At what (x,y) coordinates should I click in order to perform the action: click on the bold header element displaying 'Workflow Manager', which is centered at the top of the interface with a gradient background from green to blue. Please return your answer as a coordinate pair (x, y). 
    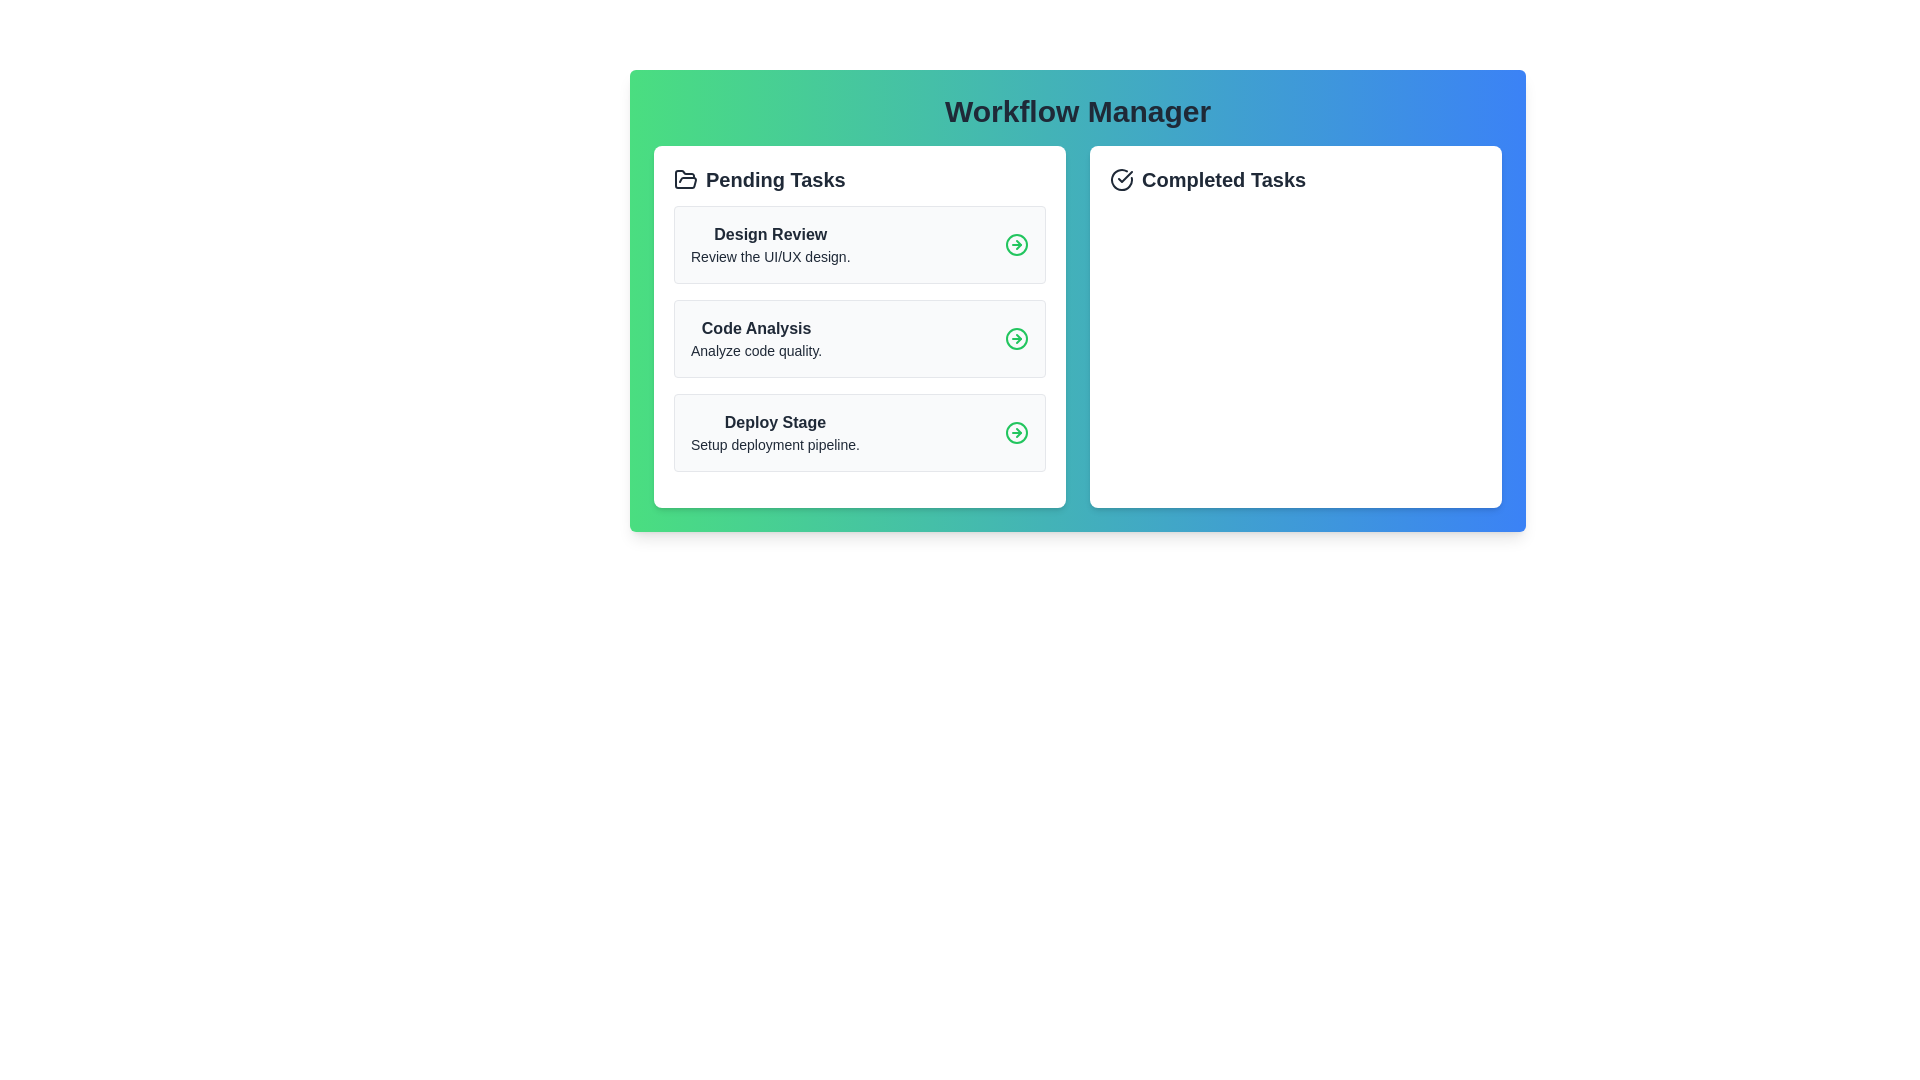
    Looking at the image, I should click on (1077, 111).